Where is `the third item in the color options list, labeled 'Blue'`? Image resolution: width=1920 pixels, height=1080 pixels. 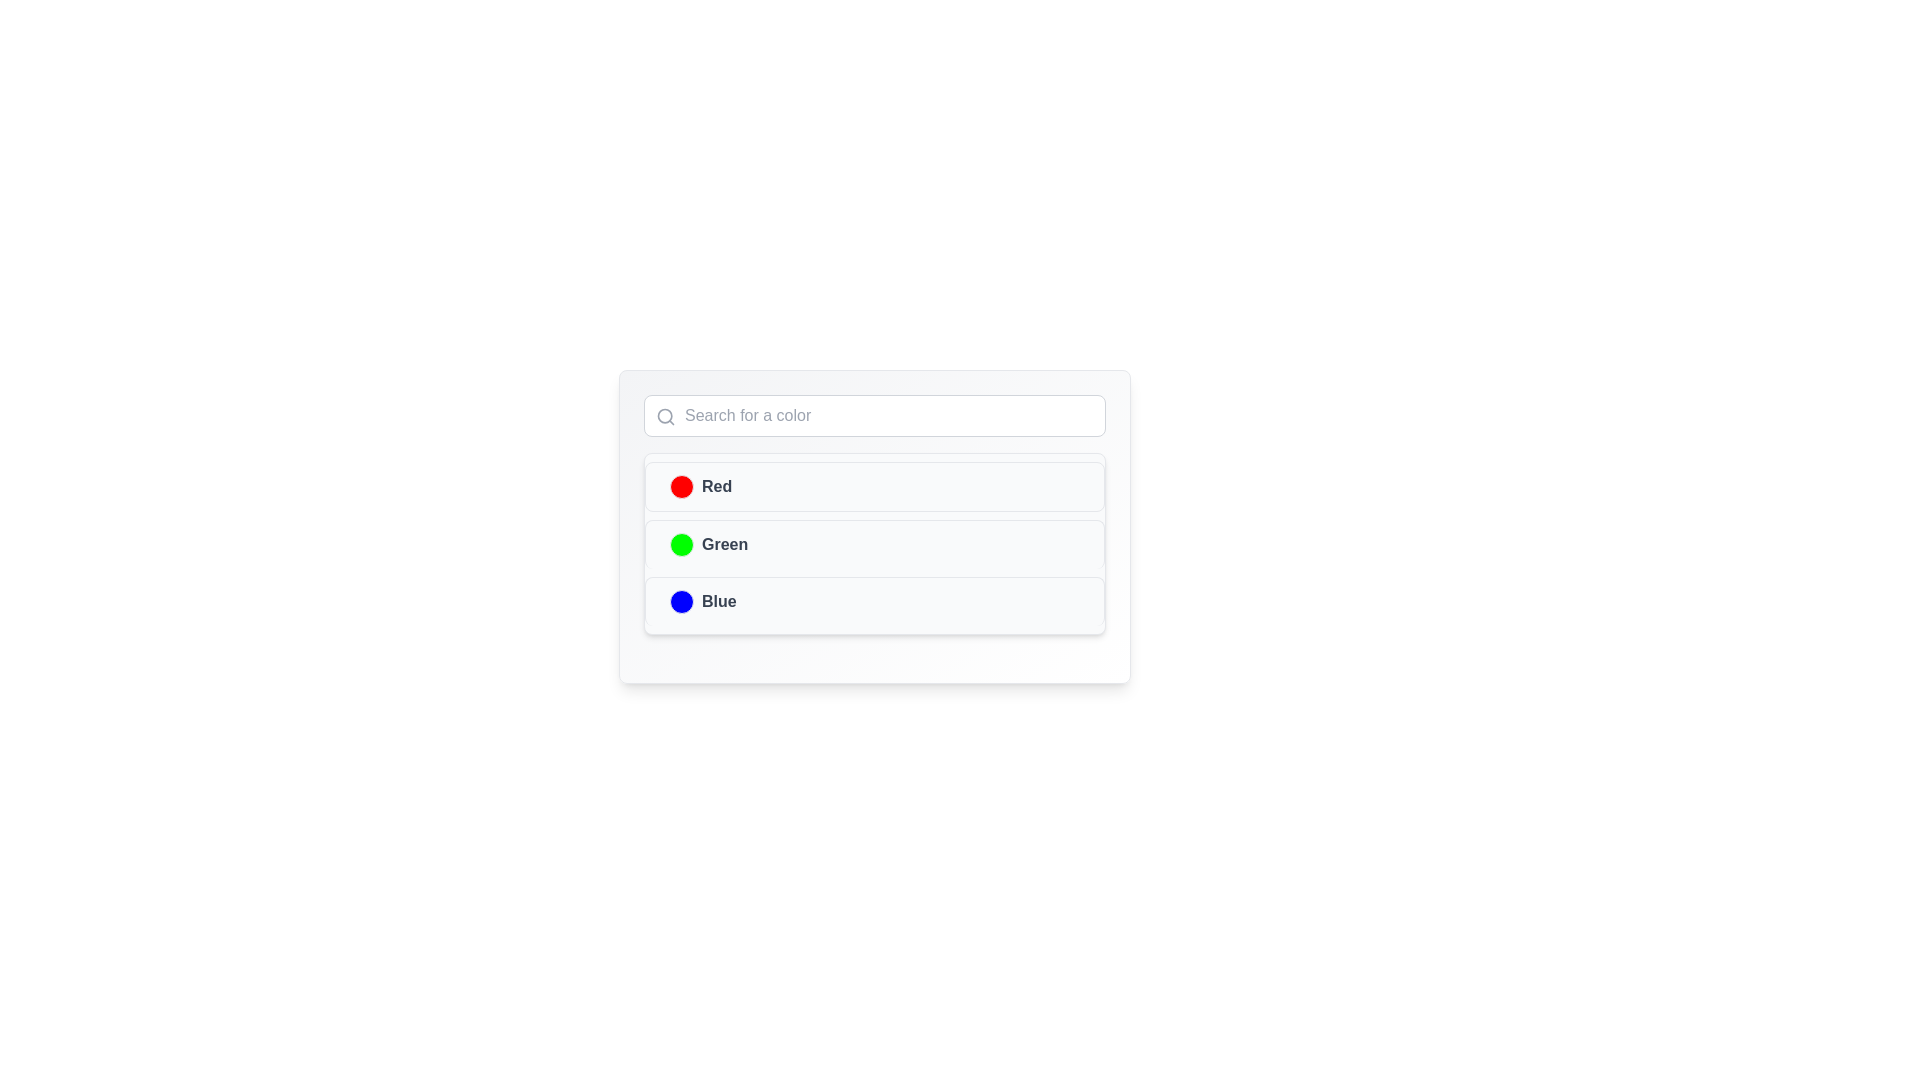 the third item in the color options list, labeled 'Blue' is located at coordinates (874, 600).